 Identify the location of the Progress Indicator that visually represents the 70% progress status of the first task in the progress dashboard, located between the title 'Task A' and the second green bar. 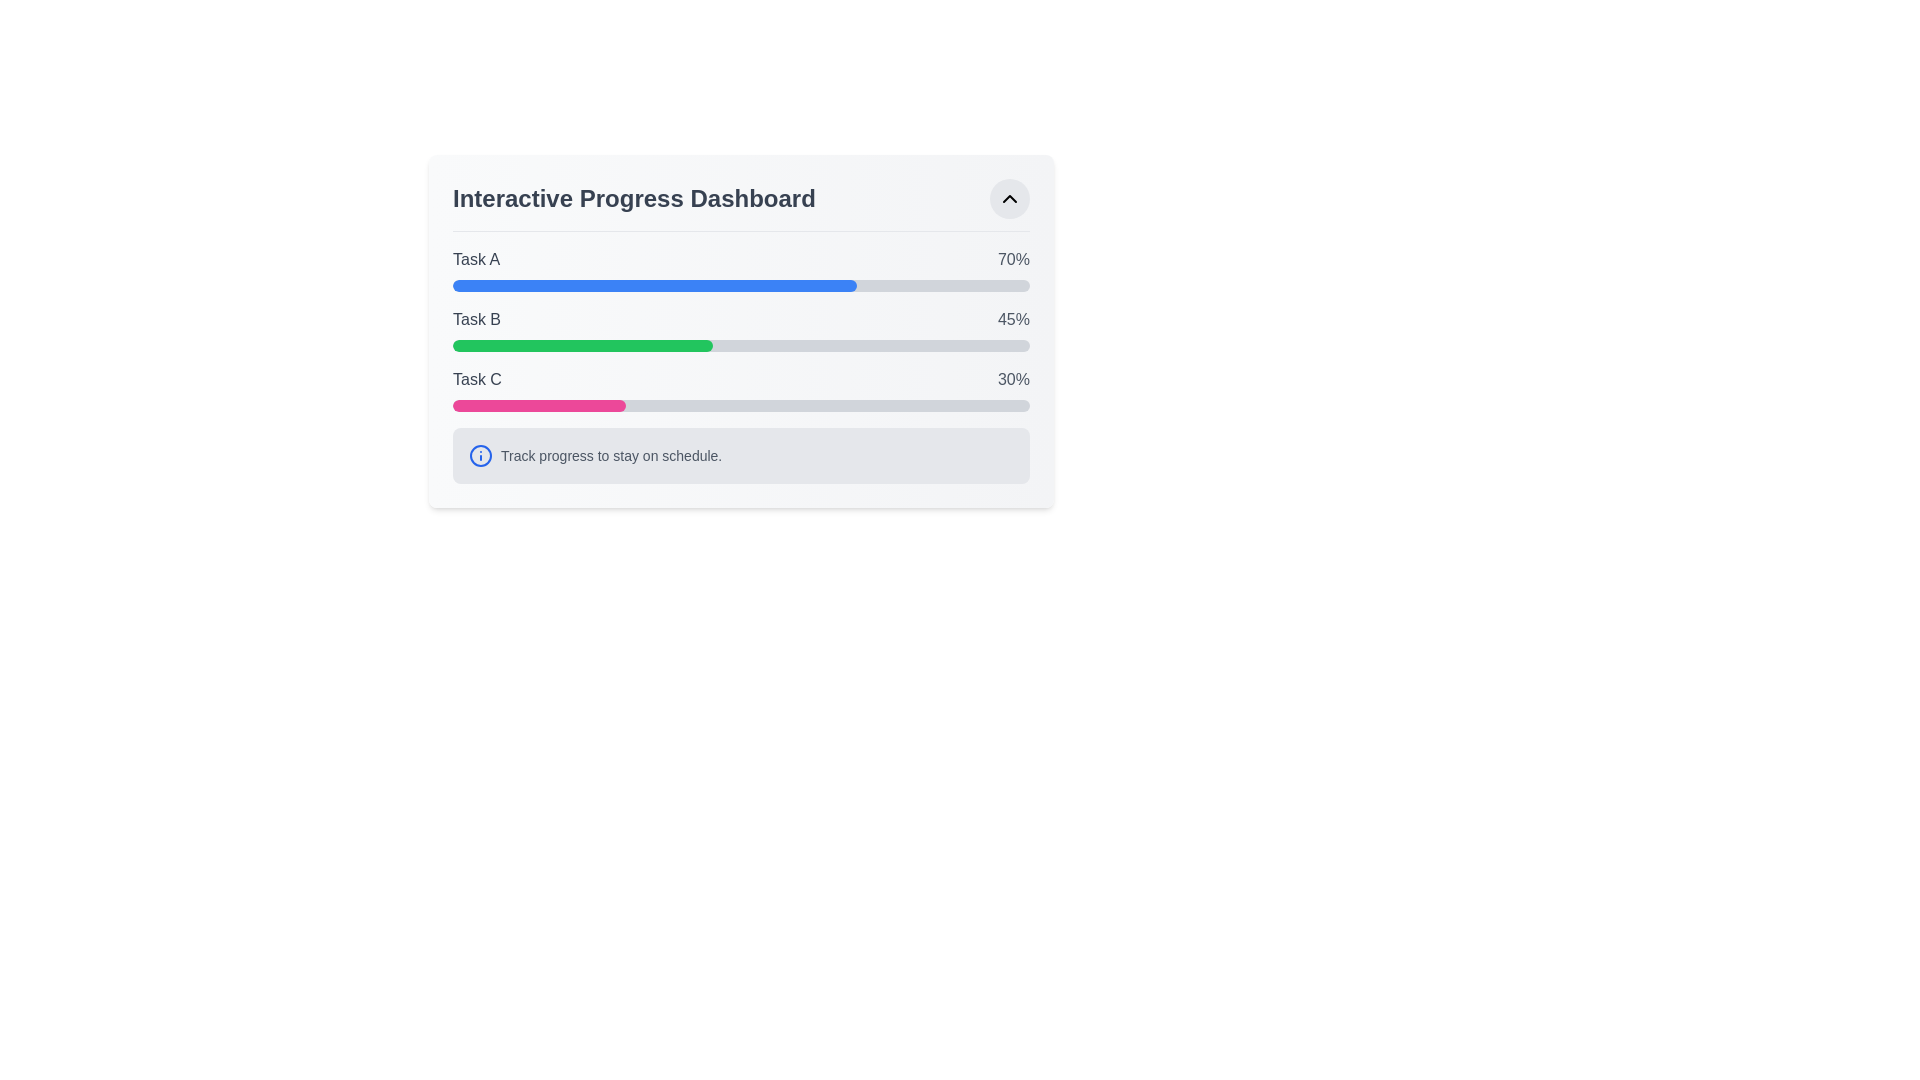
(654, 285).